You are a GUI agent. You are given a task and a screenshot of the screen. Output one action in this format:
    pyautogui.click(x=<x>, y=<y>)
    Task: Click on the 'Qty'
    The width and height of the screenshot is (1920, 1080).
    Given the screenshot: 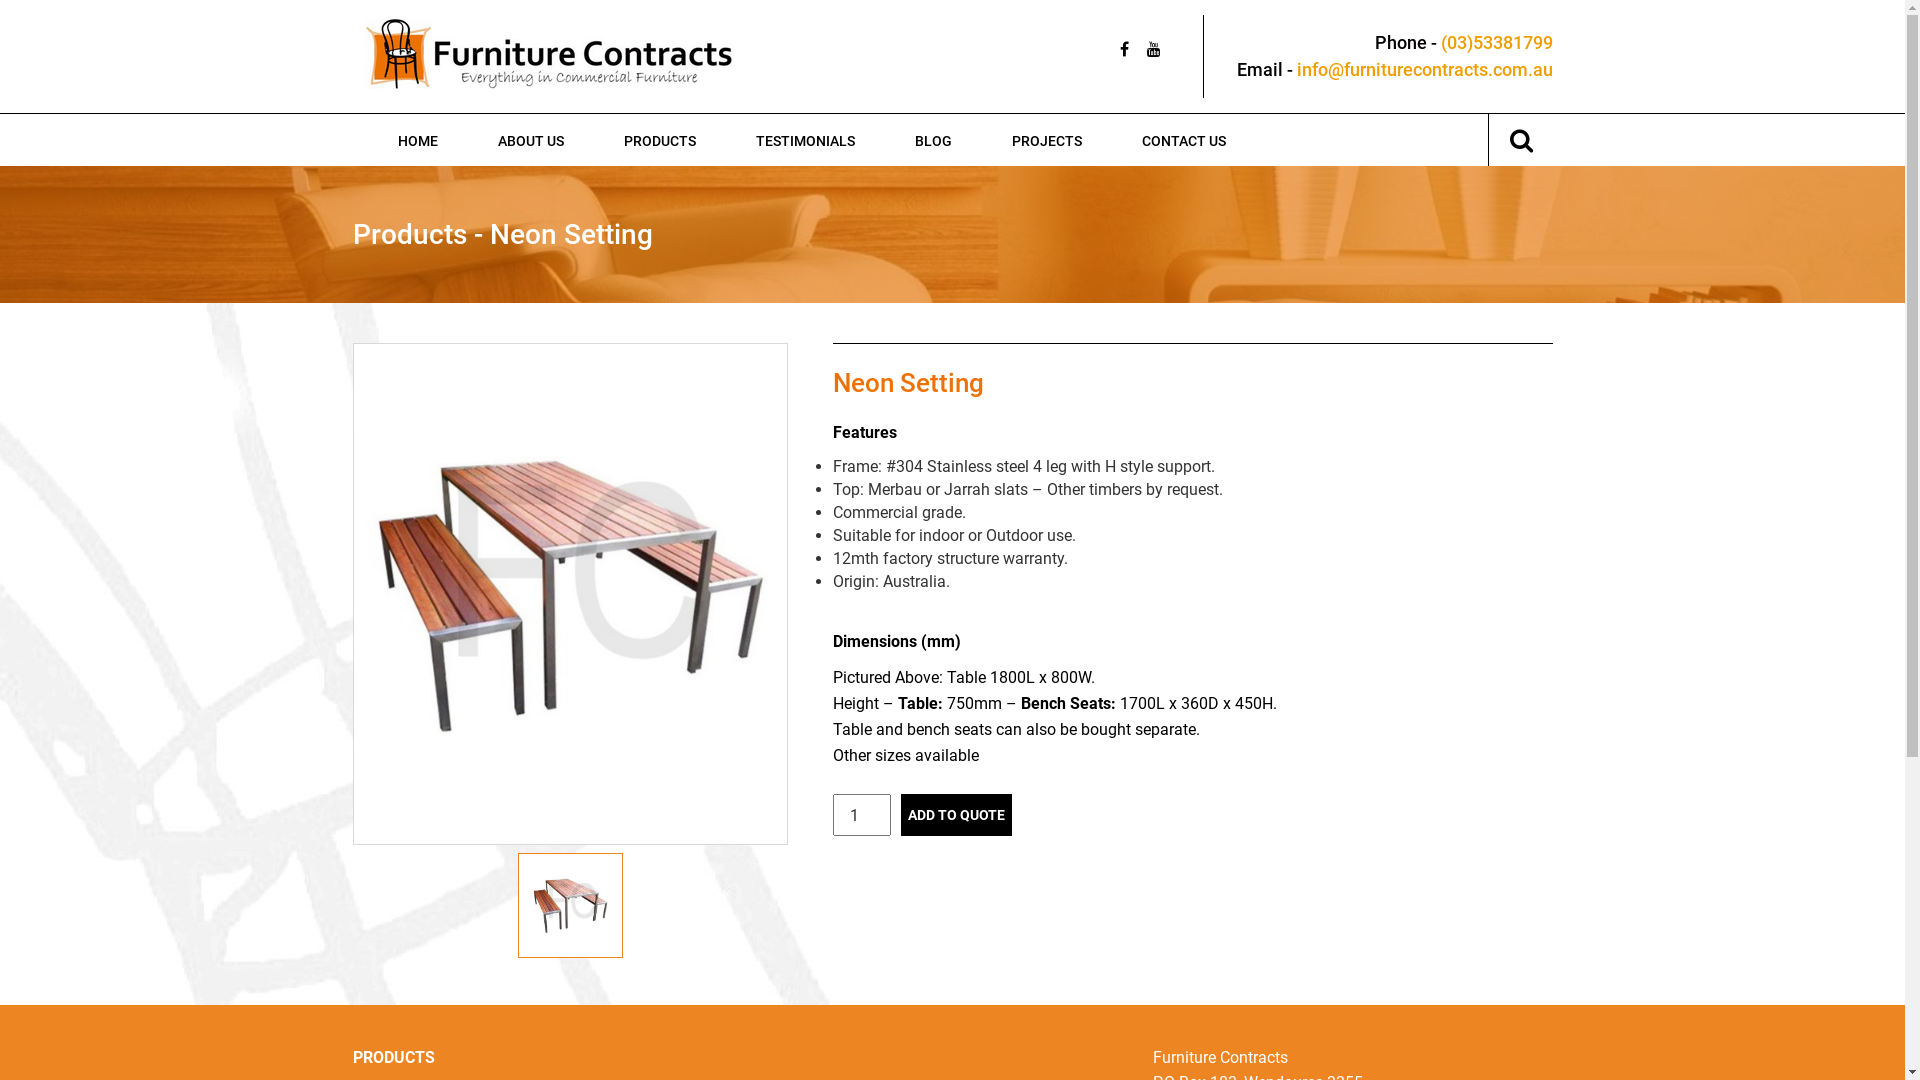 What is the action you would take?
    pyautogui.click(x=860, y=814)
    